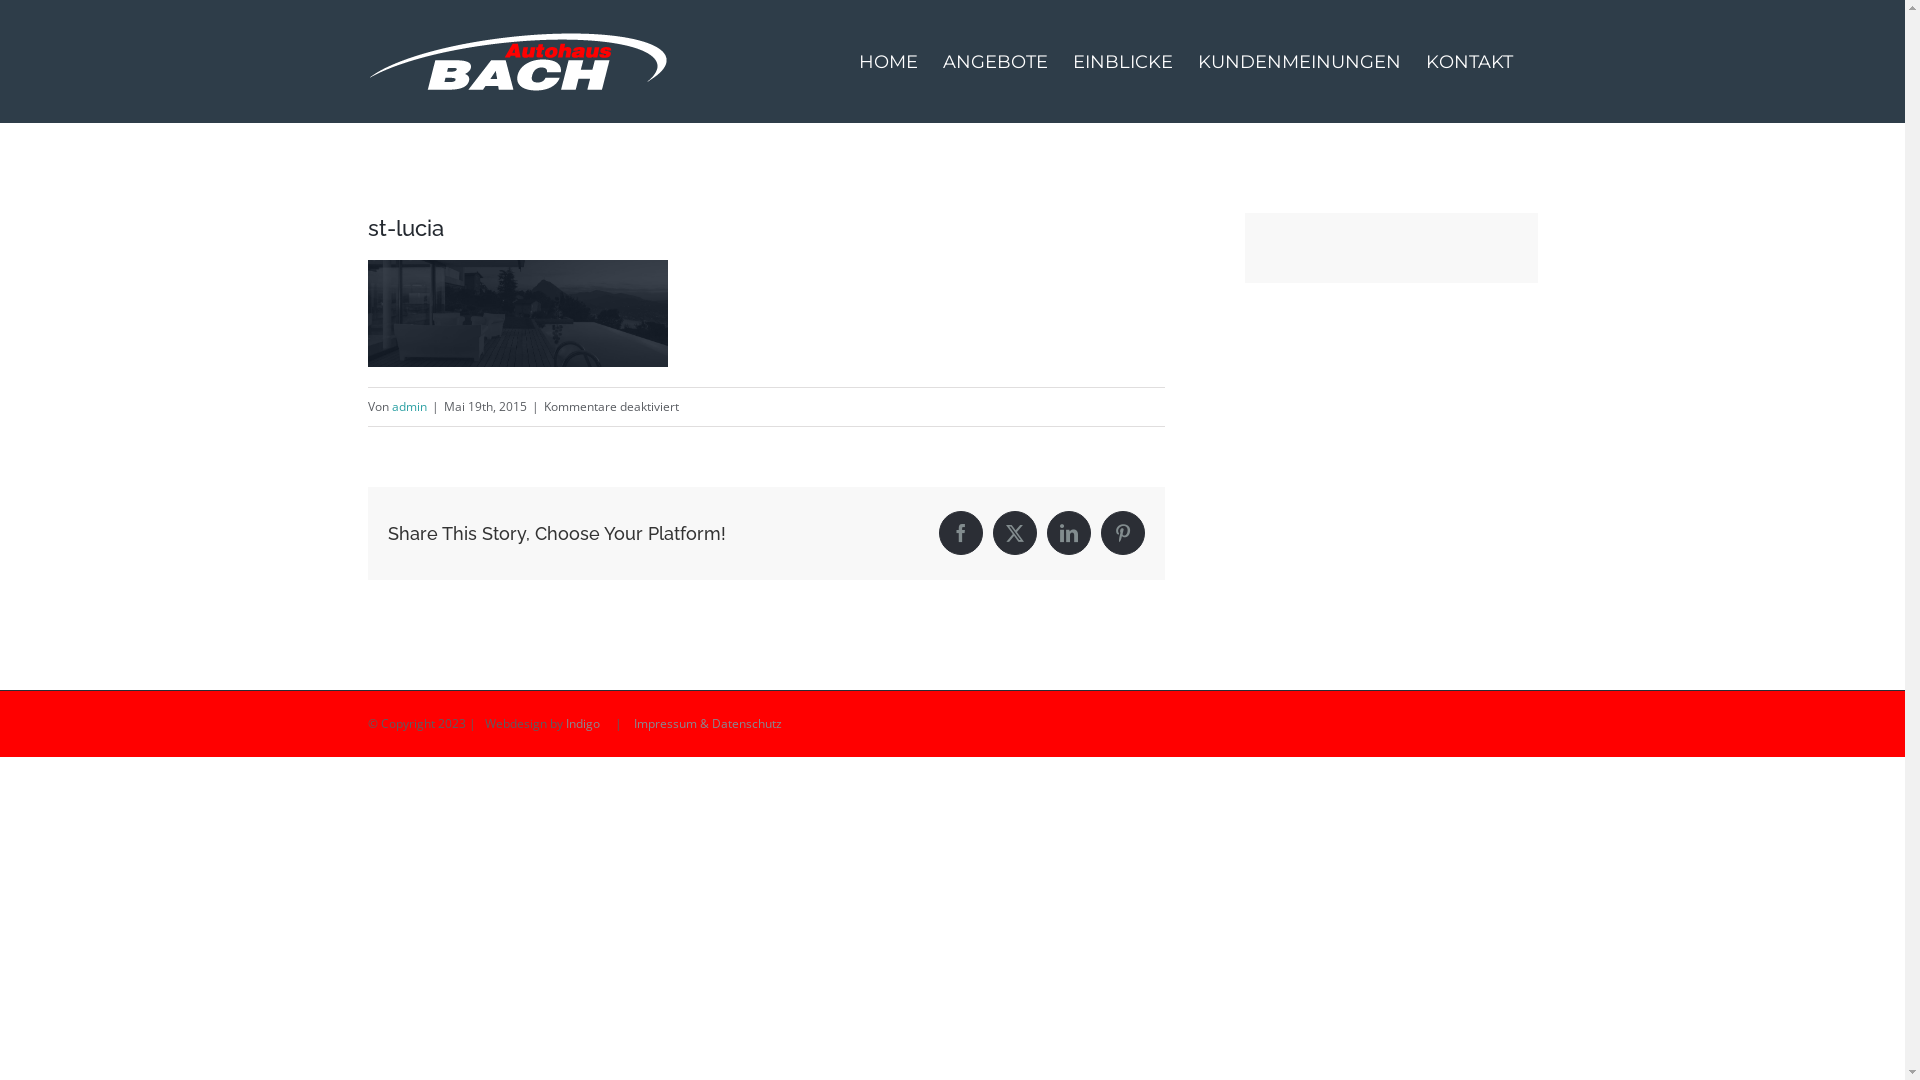  I want to click on 'HOME', so click(886, 59).